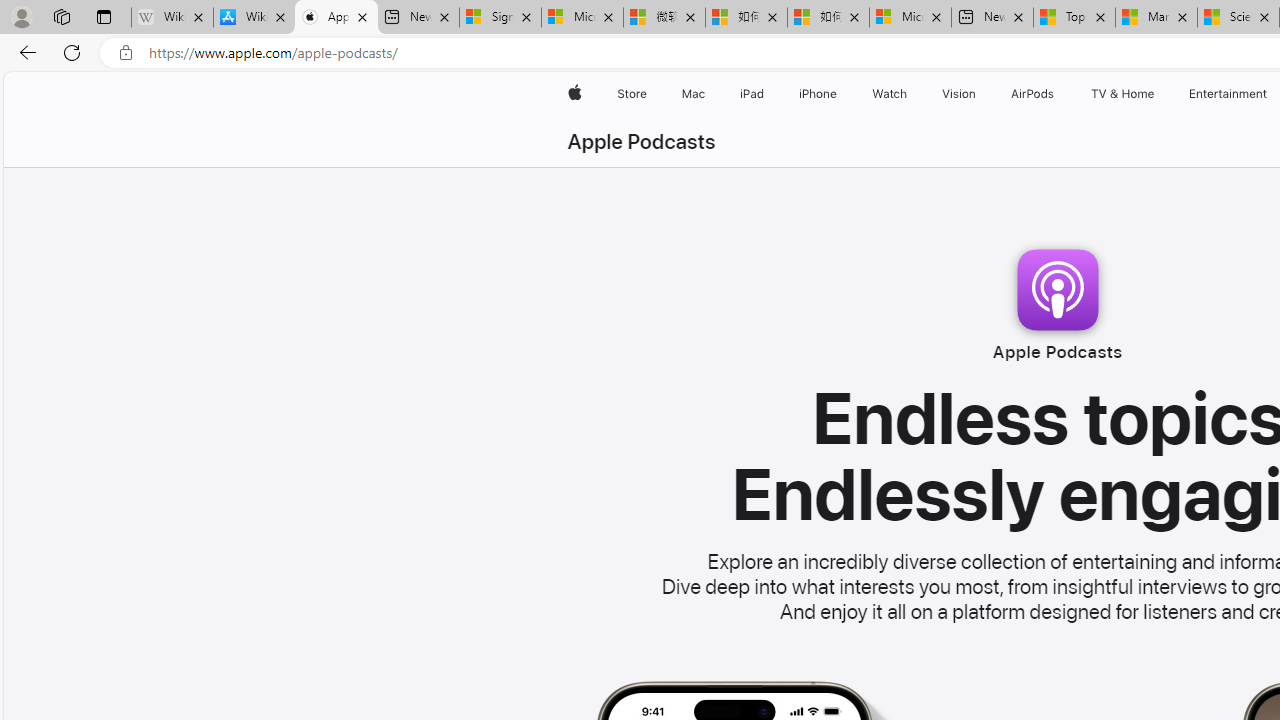  What do you see at coordinates (889, 93) in the screenshot?
I see `'Watch'` at bounding box center [889, 93].